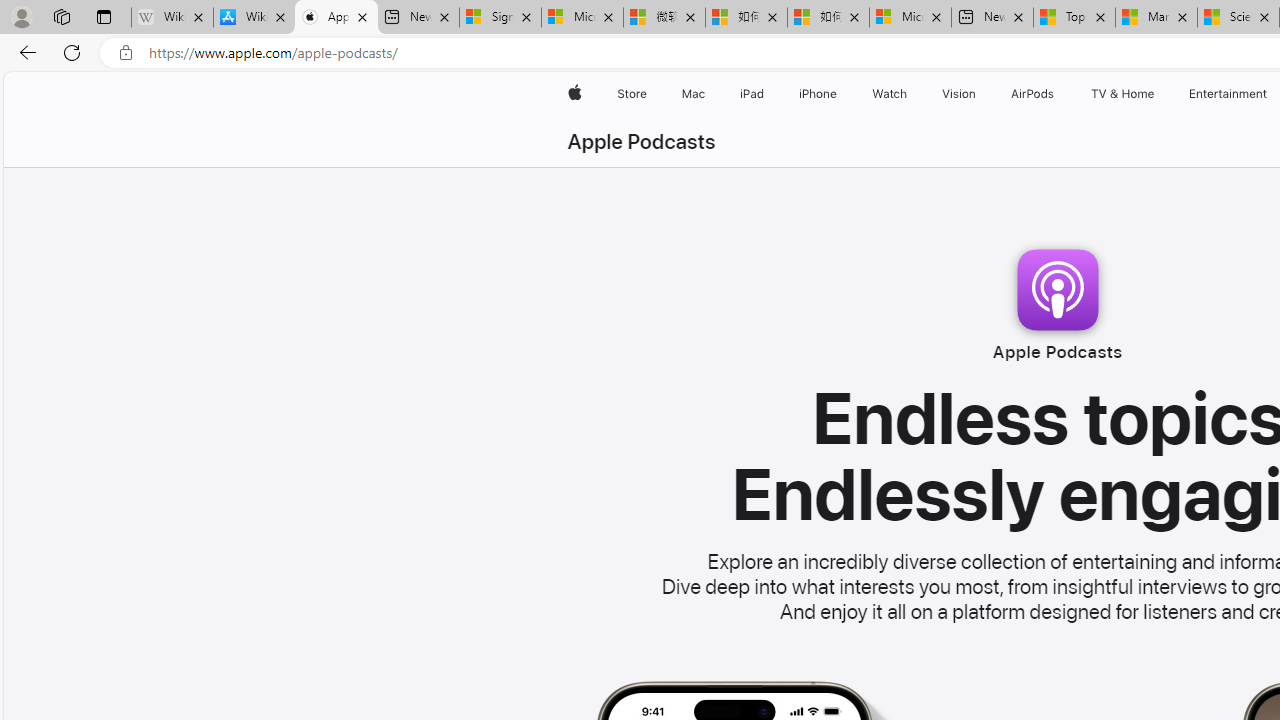  What do you see at coordinates (889, 93) in the screenshot?
I see `'Watch'` at bounding box center [889, 93].